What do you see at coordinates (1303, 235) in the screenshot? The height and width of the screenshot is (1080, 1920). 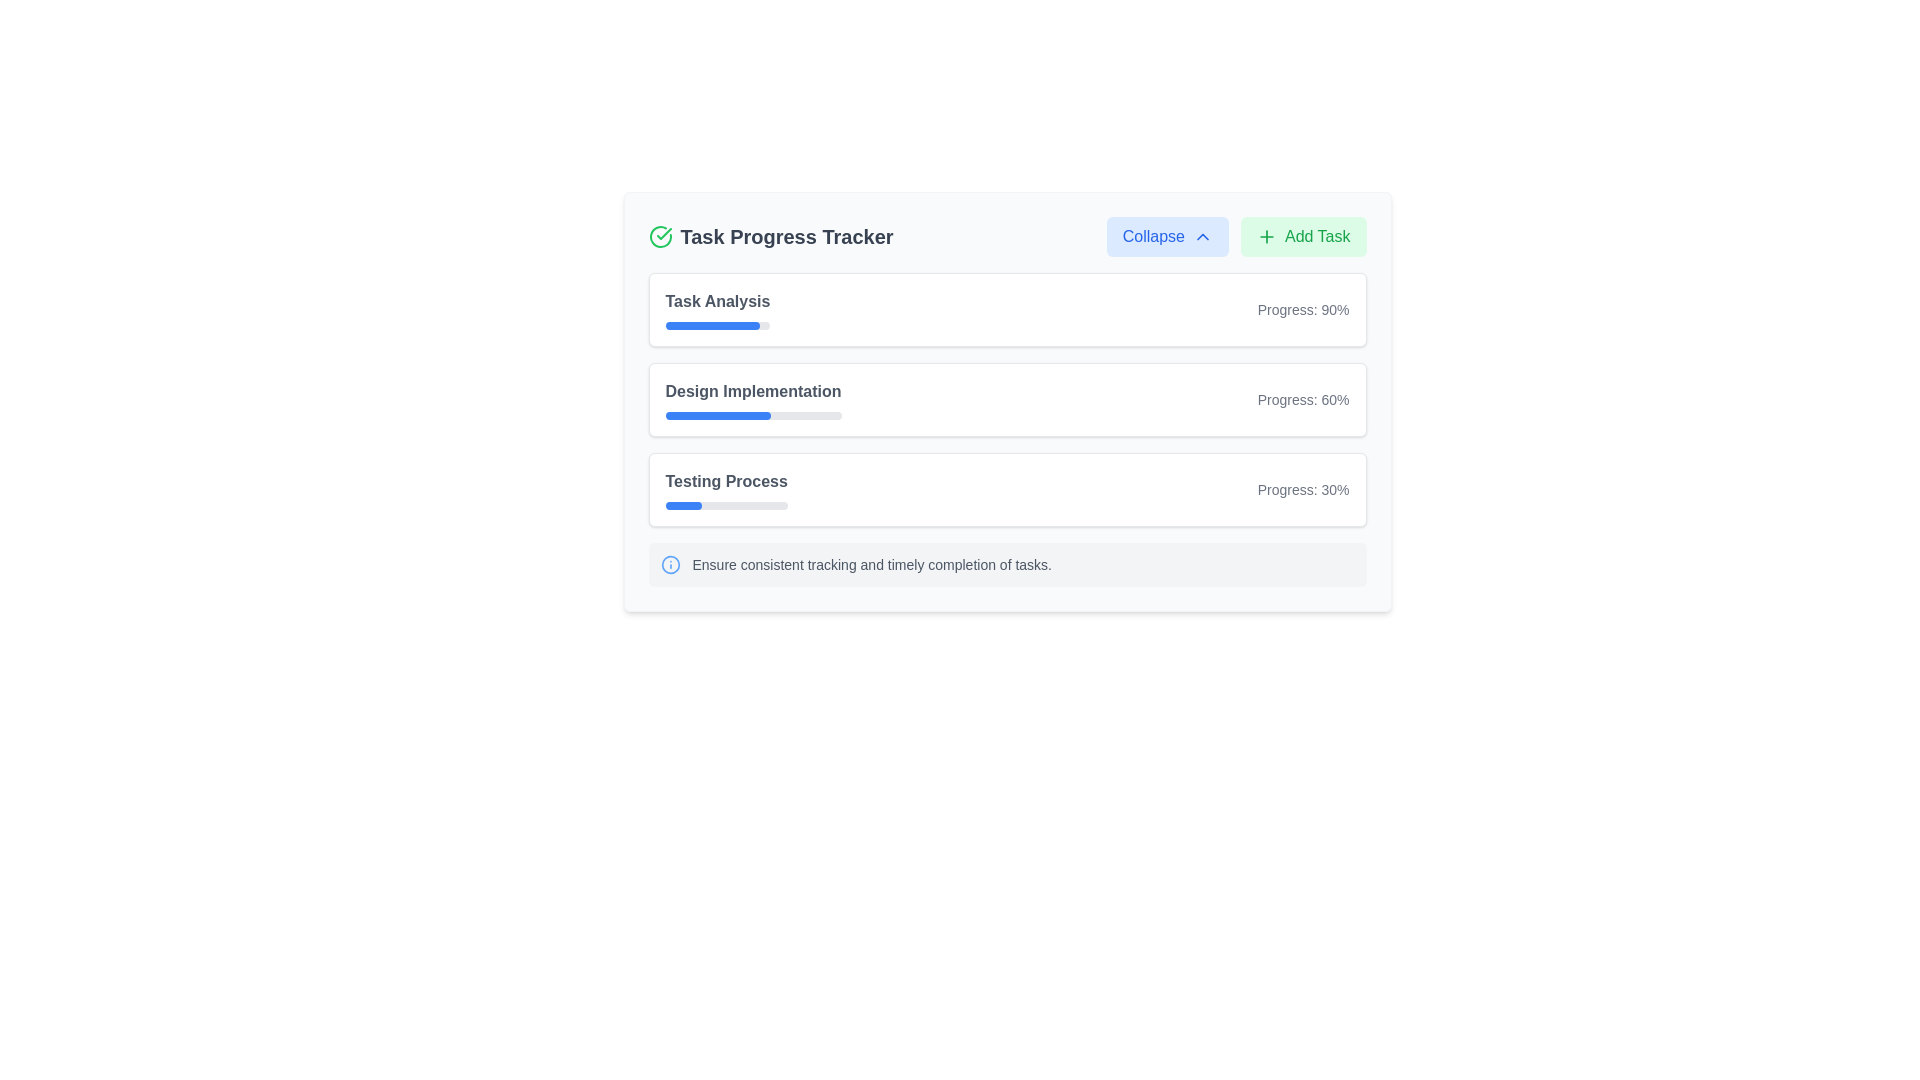 I see `the green rectangular 'Add Task' button with a plus icon` at bounding box center [1303, 235].